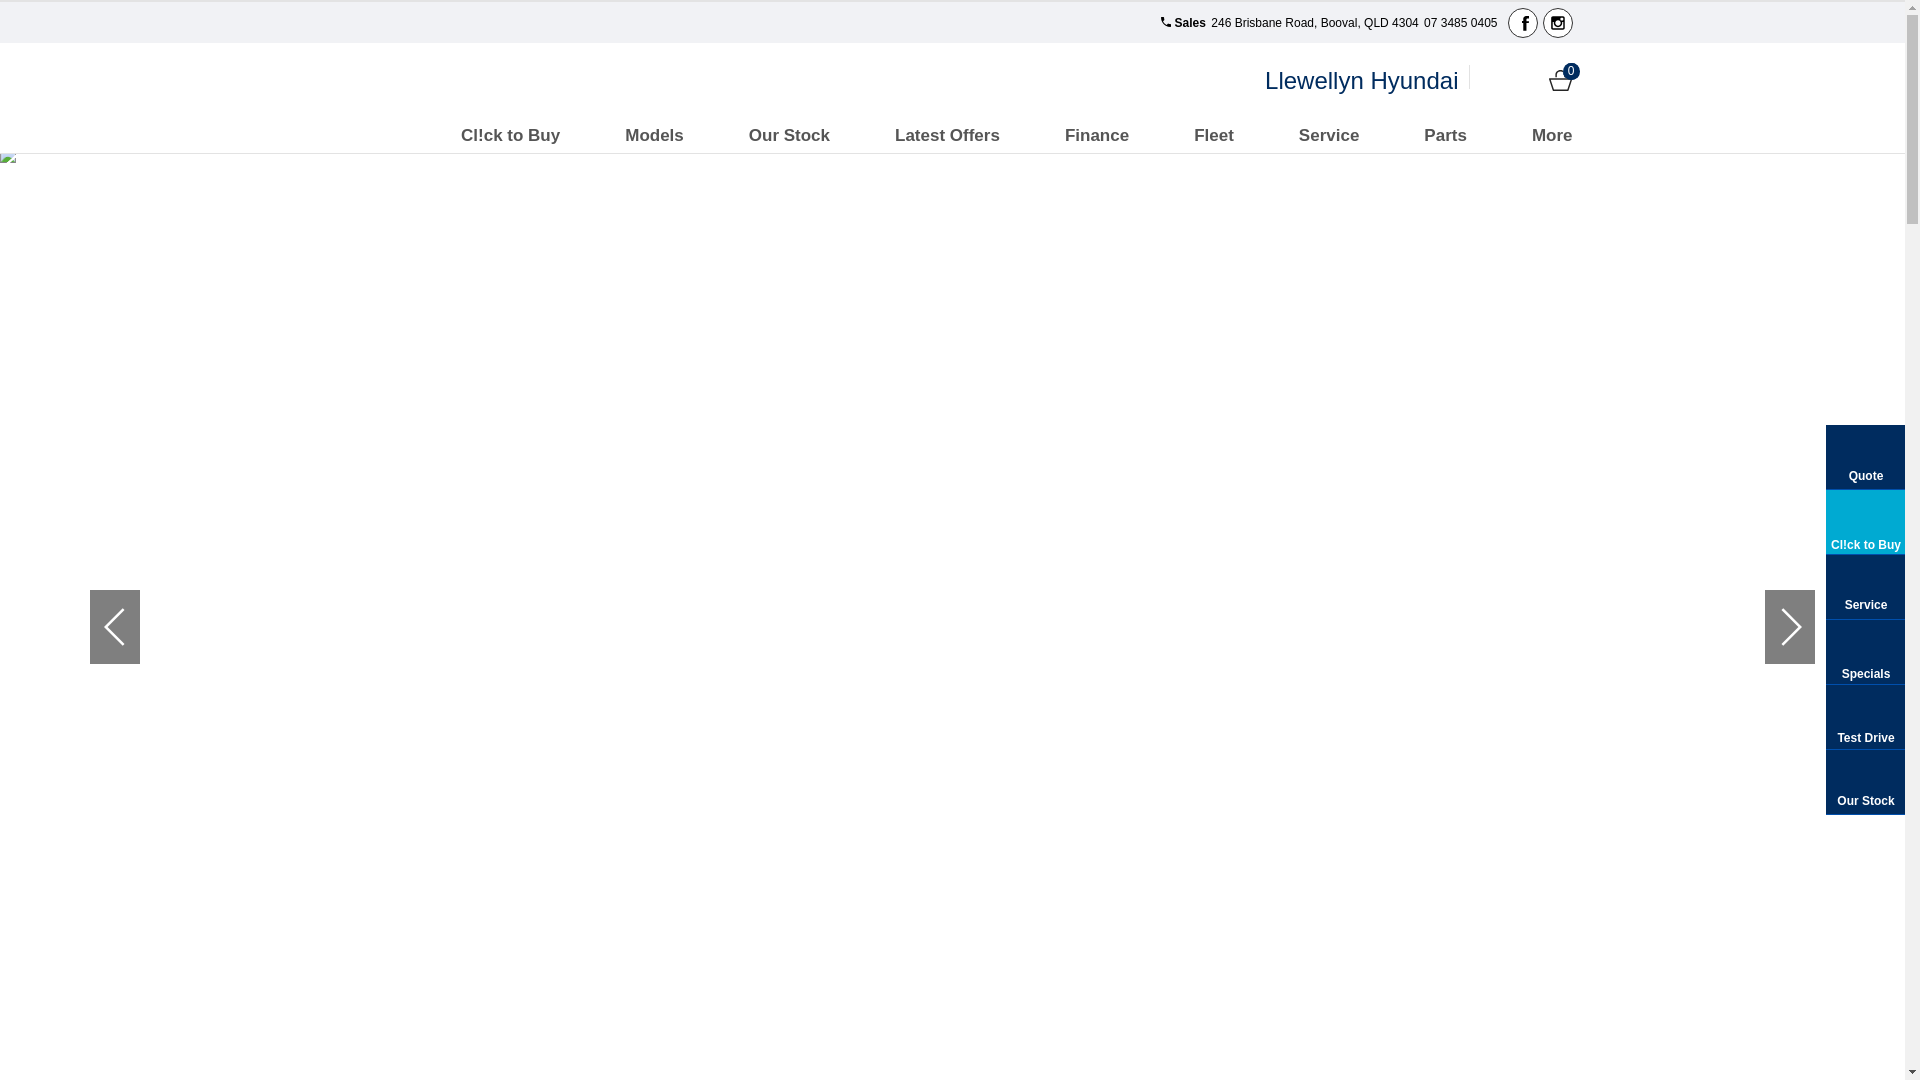  Describe the element at coordinates (1459, 23) in the screenshot. I see `'07 3485 0405'` at that location.